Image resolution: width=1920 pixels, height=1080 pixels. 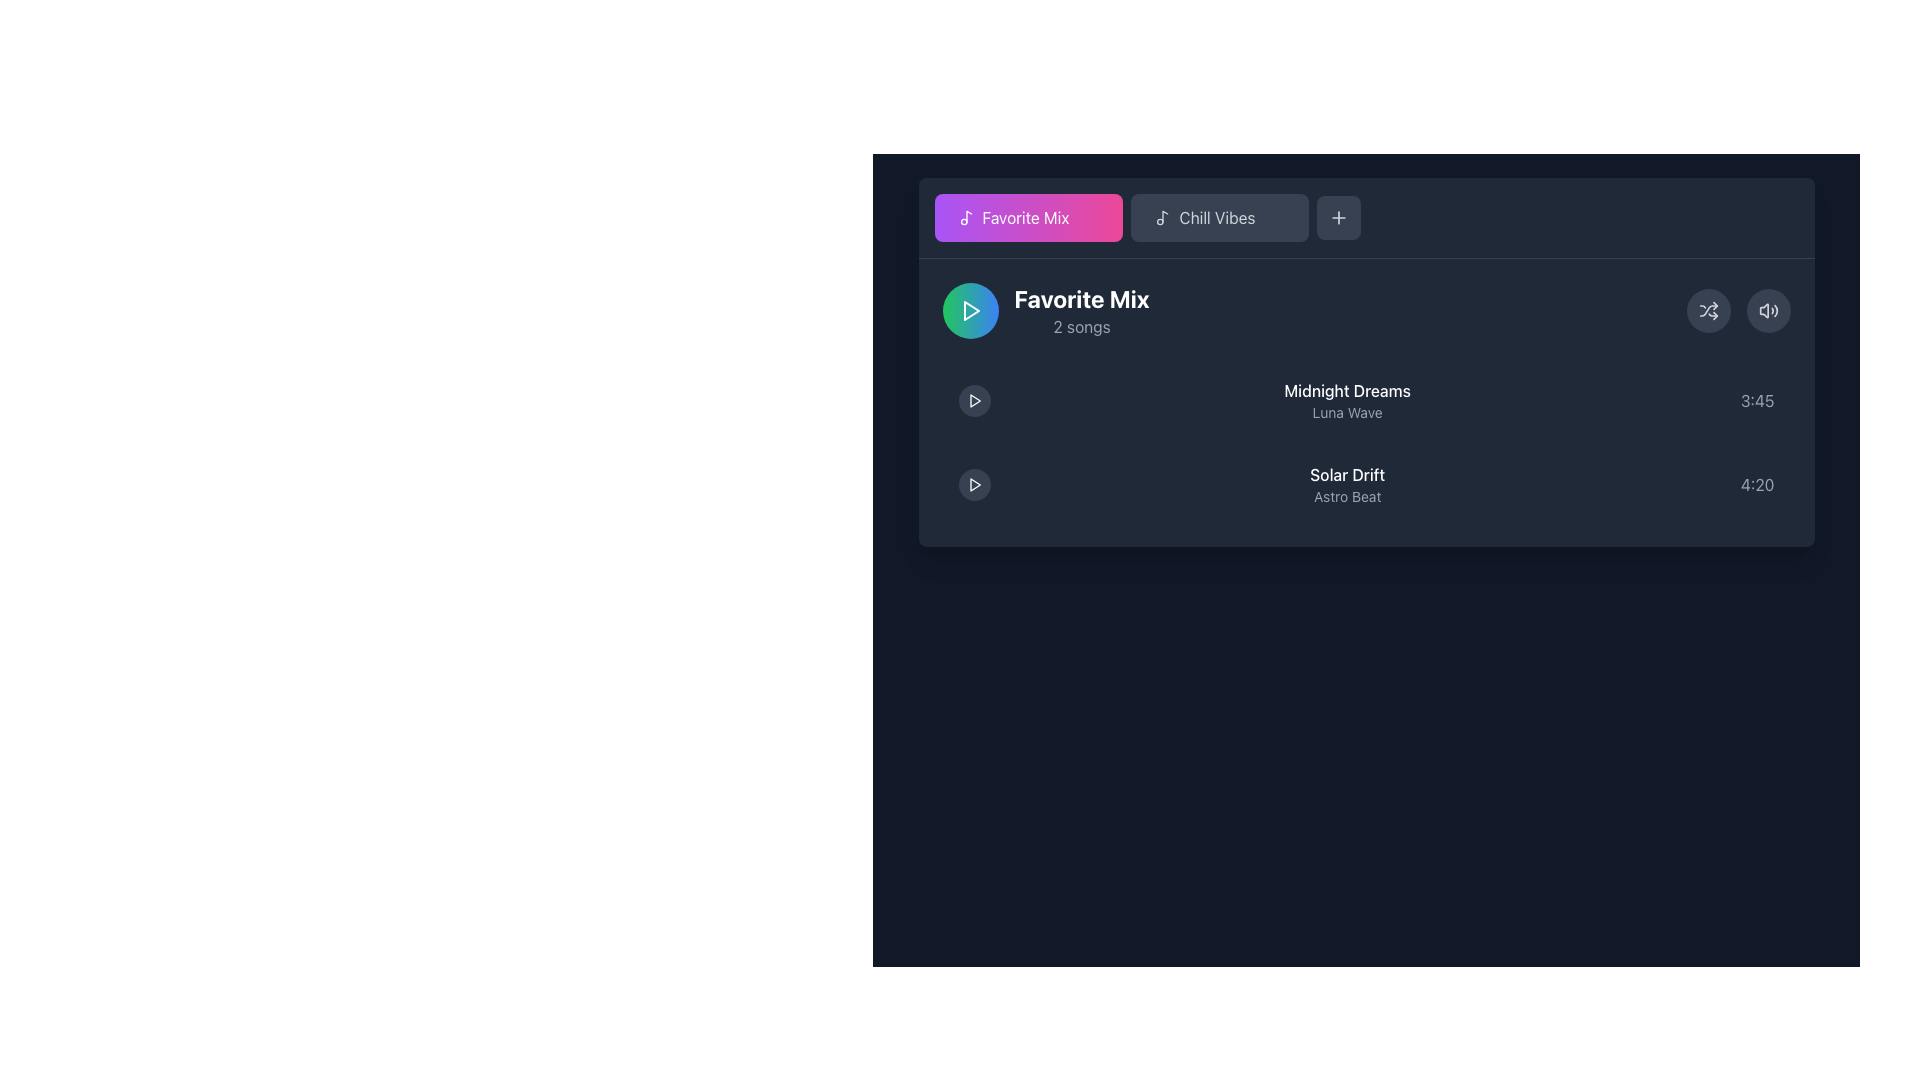 I want to click on the 'Solar Drift' text display element, which is the second item in the 'Favorite Mix' playlist, so click(x=1347, y=485).